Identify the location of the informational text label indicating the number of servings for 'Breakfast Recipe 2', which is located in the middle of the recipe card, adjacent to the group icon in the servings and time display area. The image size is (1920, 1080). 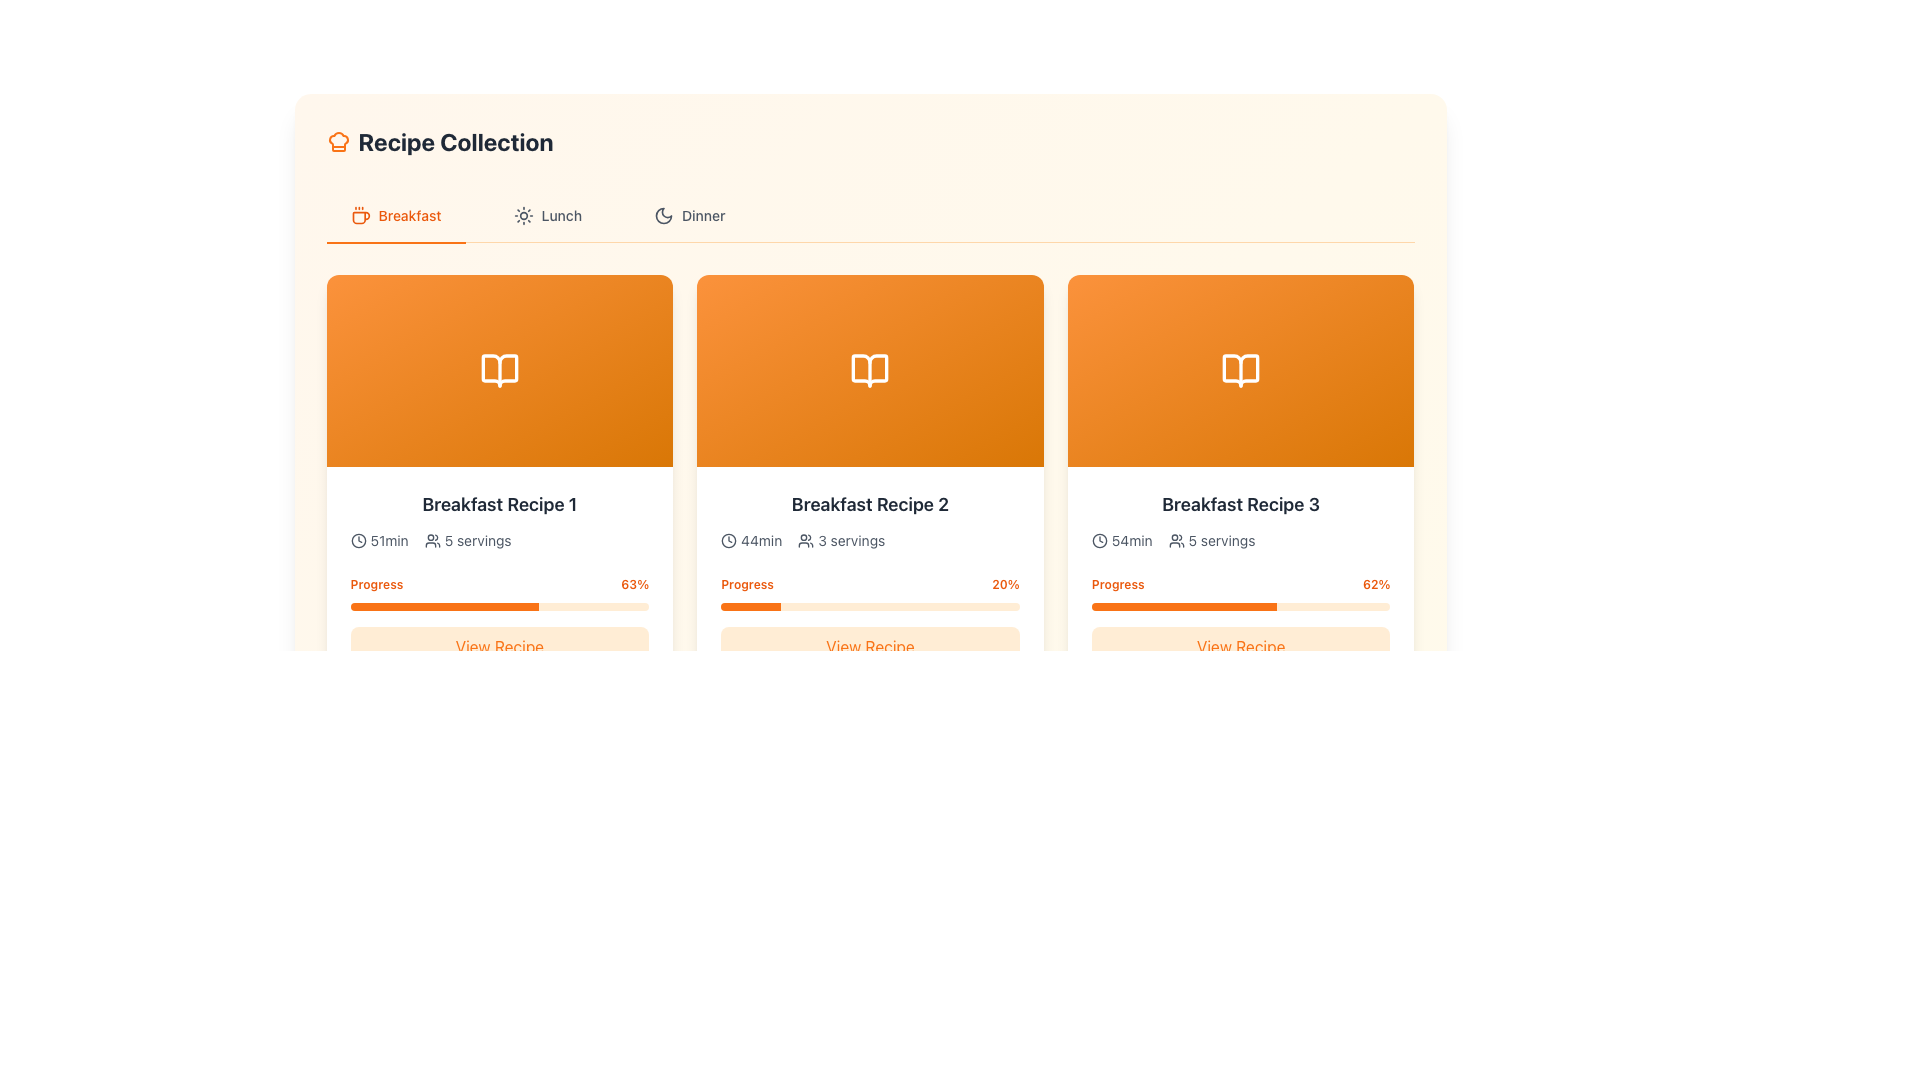
(851, 540).